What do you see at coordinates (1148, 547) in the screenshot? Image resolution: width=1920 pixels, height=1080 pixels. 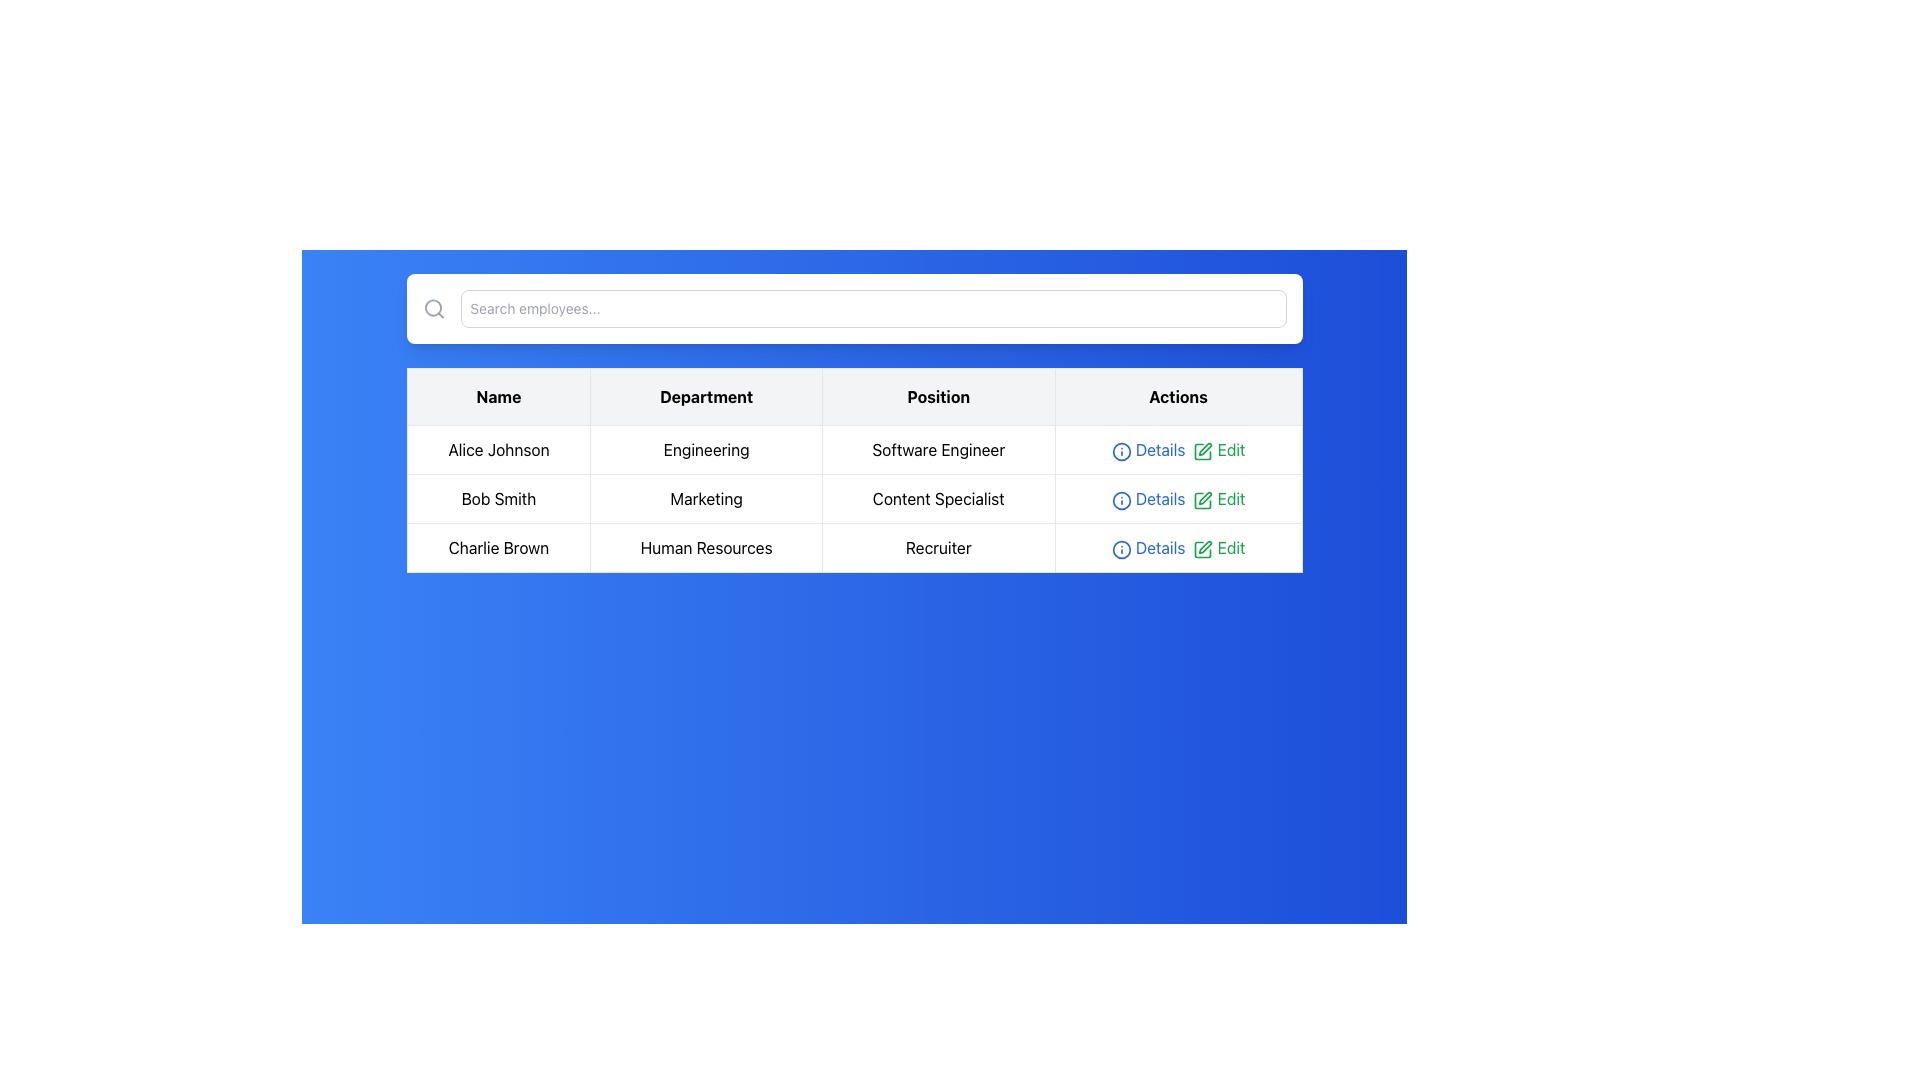 I see `the hyperlink in the Actions column of the last row of the table` at bounding box center [1148, 547].